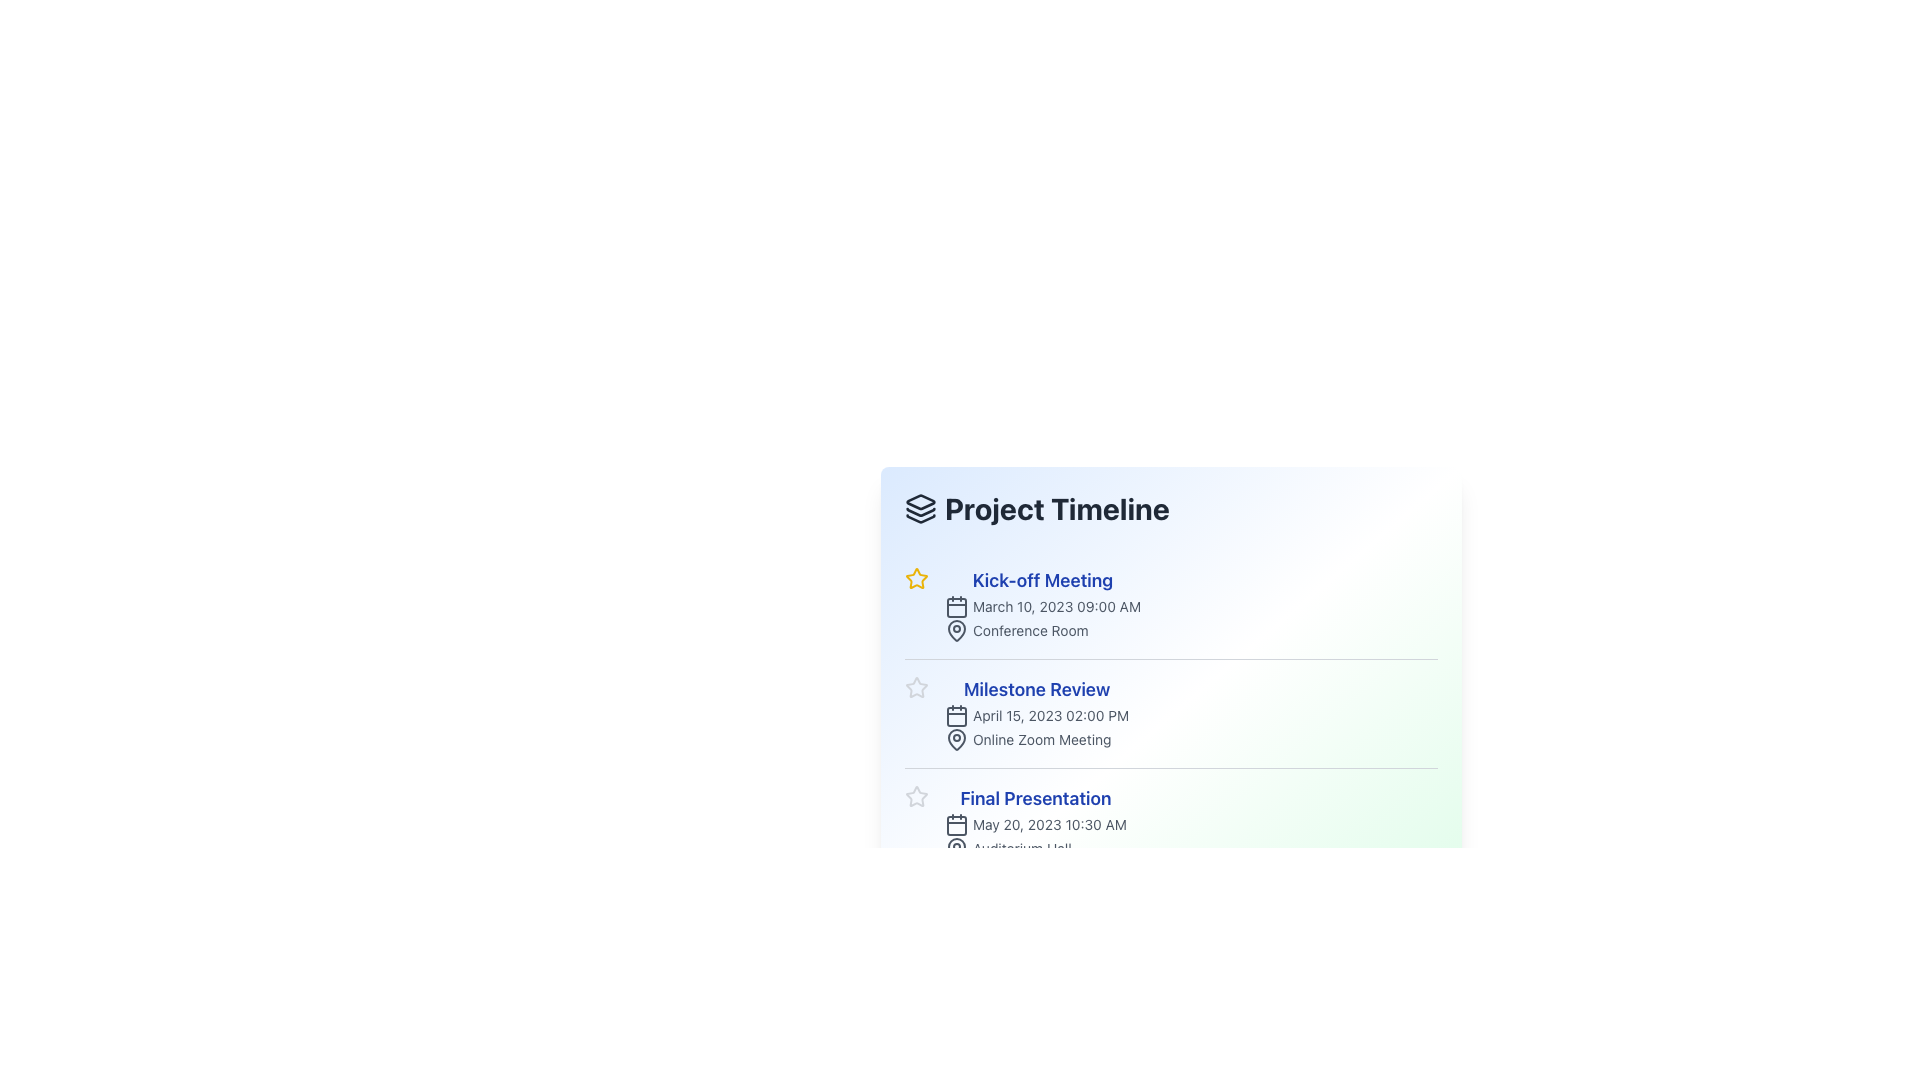  I want to click on the first star icon in the 'Project Timeline' list, located, so click(915, 578).